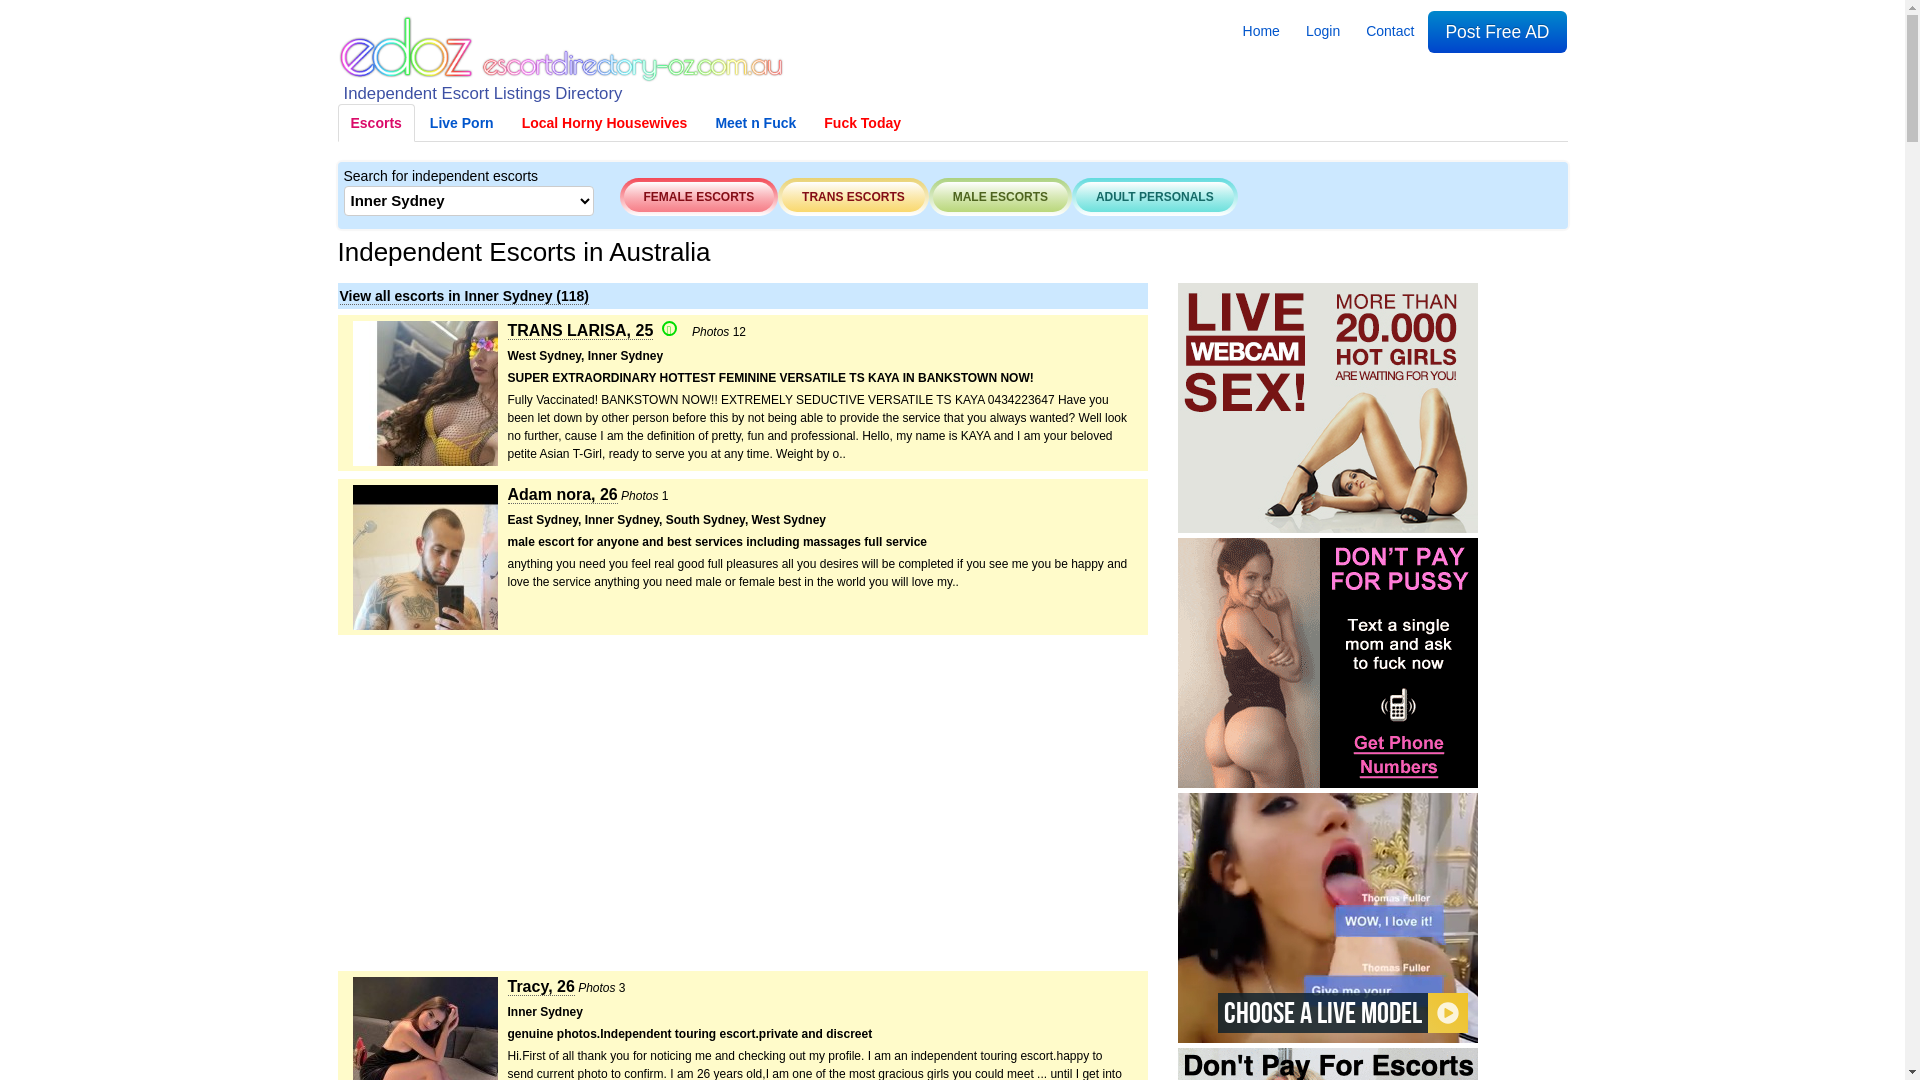  I want to click on 'Escorts', so click(376, 123).